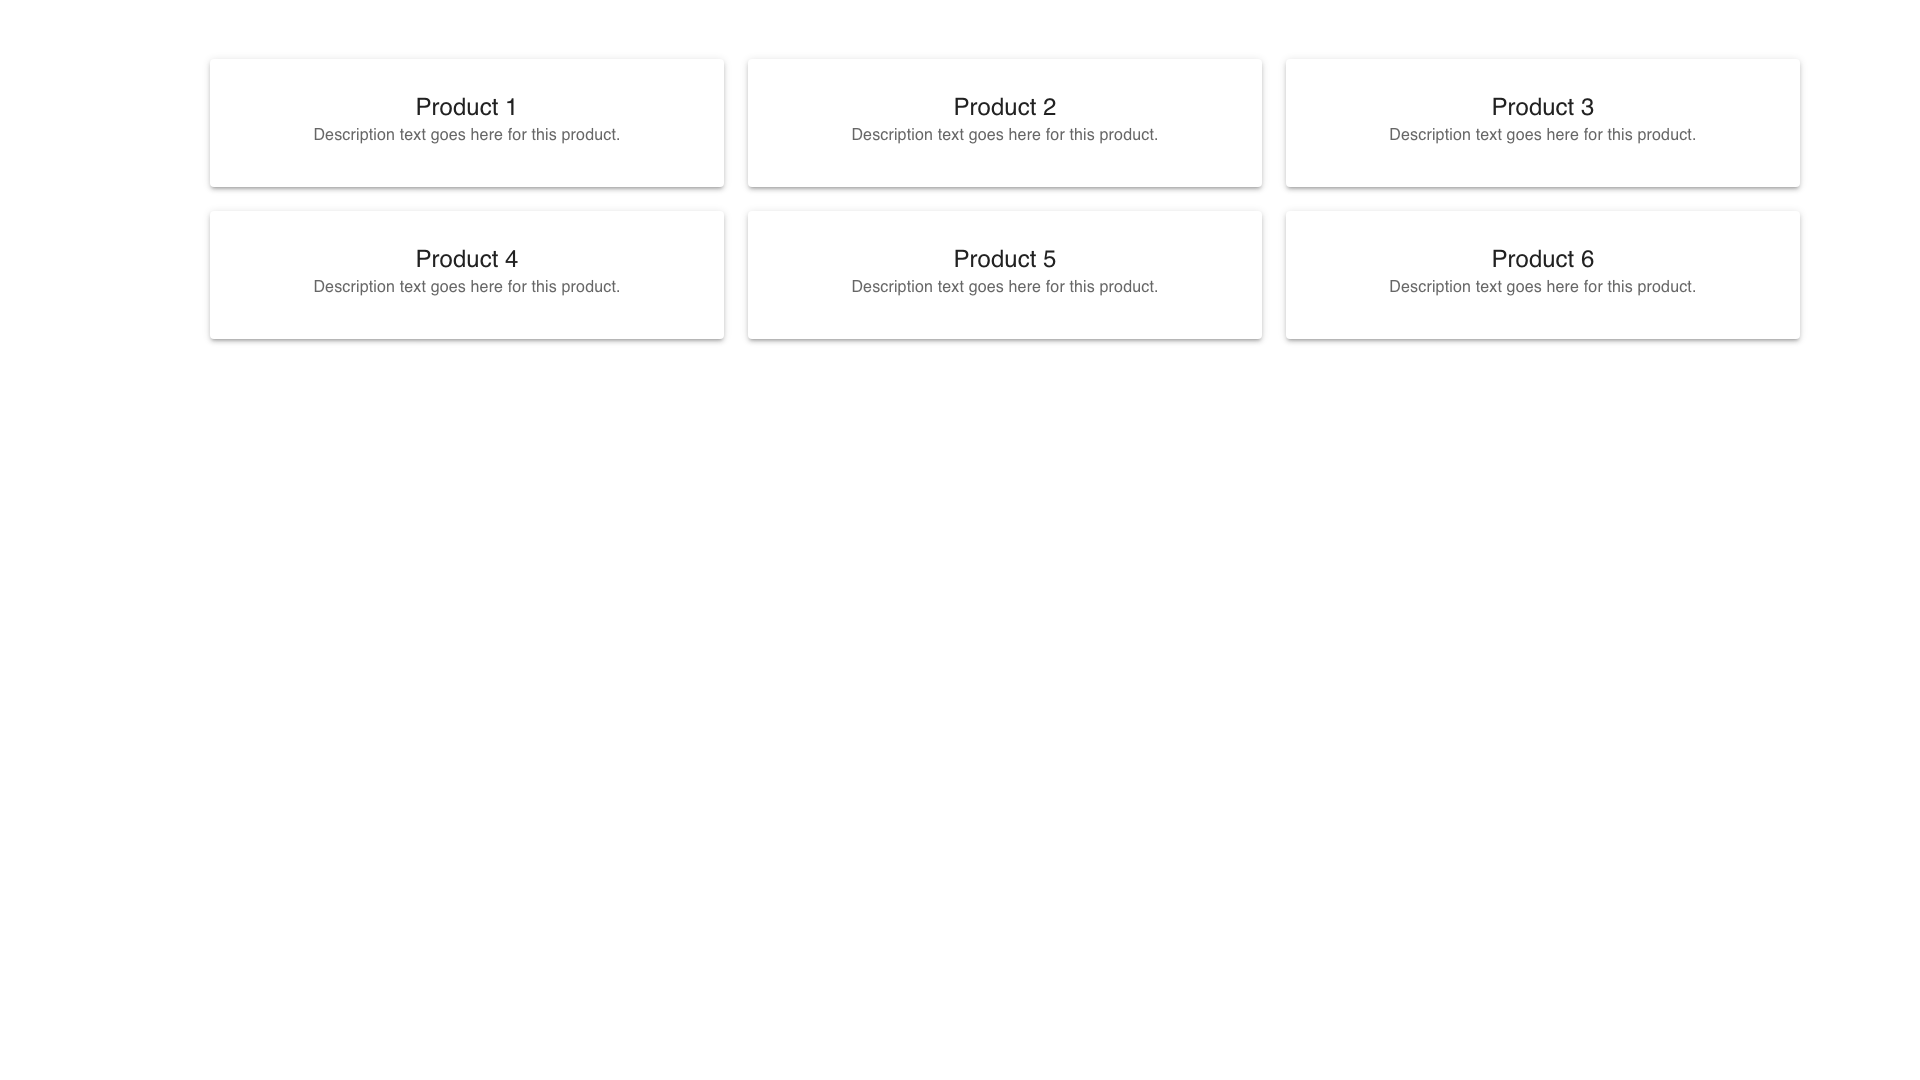 Image resolution: width=1920 pixels, height=1080 pixels. What do you see at coordinates (465, 107) in the screenshot?
I see `the 'Product 1' text header displayed in bold font` at bounding box center [465, 107].